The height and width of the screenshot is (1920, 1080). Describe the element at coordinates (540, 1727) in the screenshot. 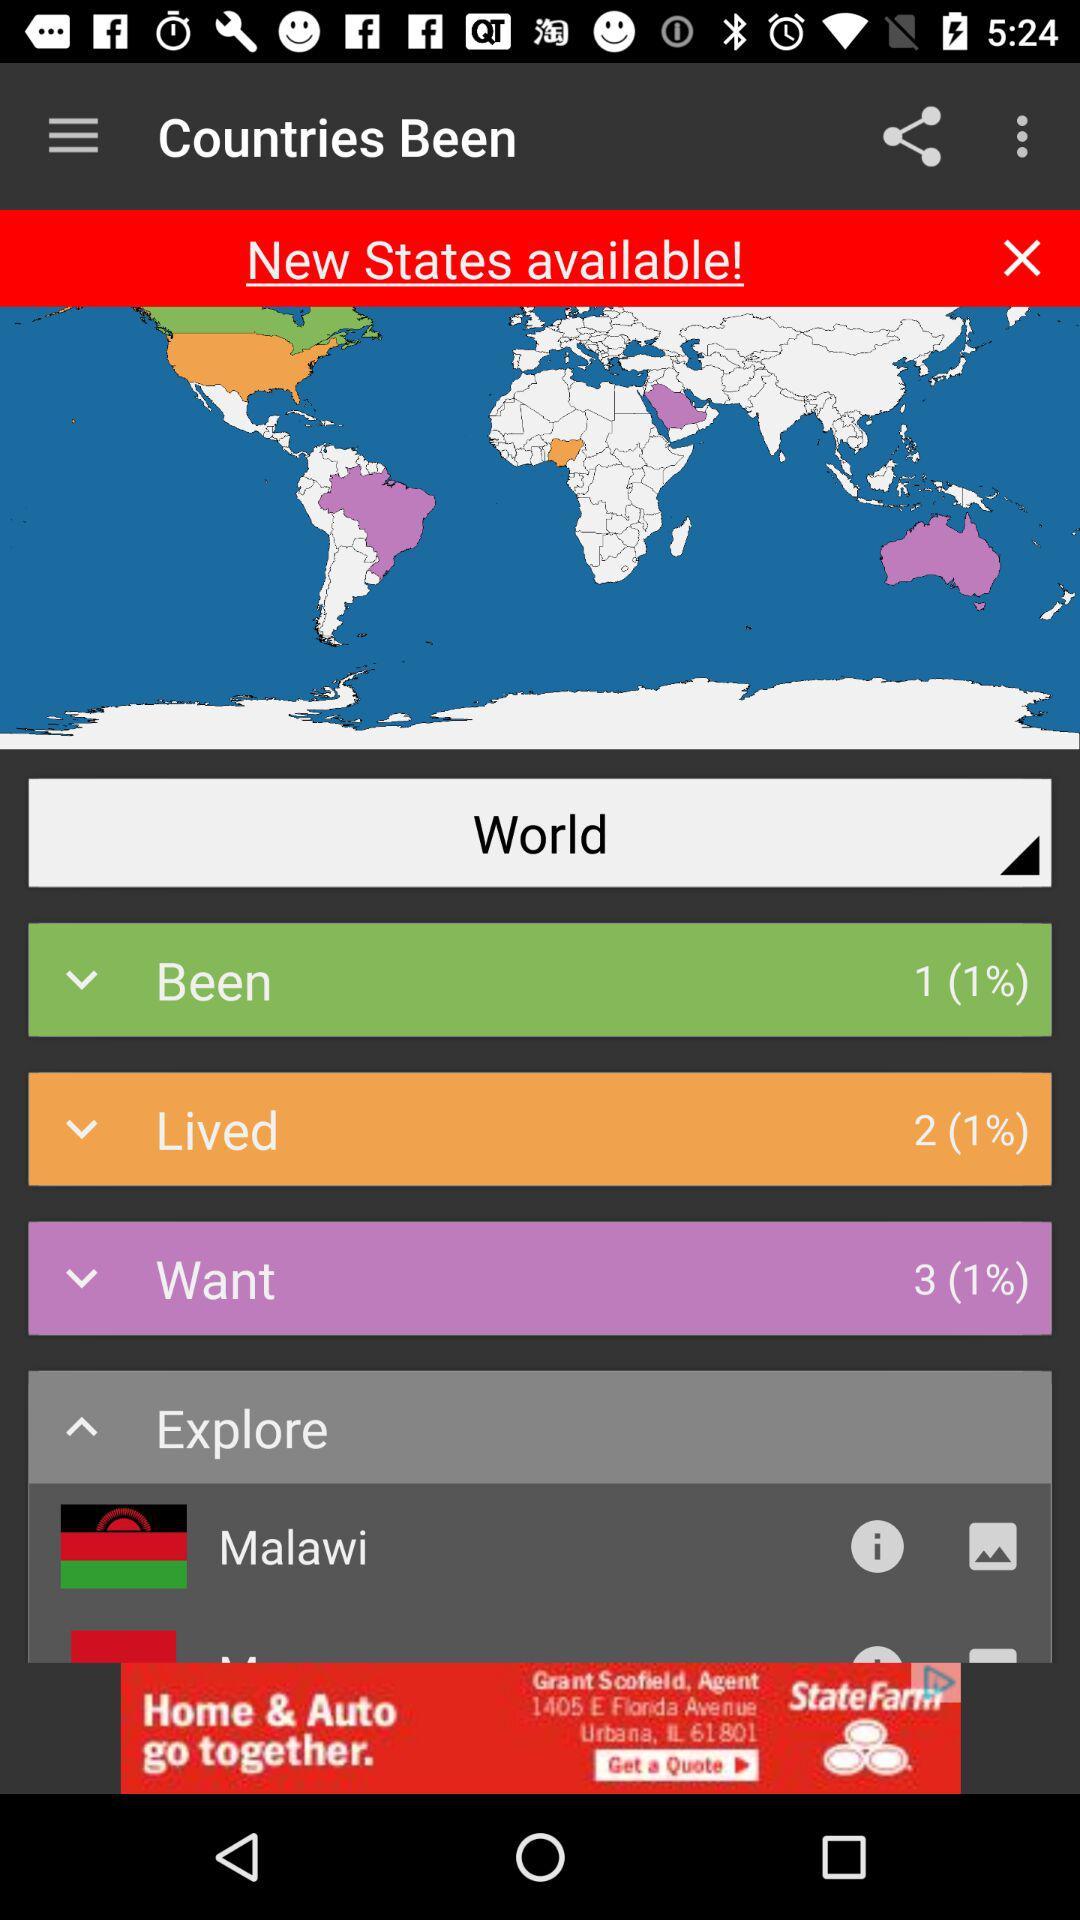

I see `advertisement` at that location.